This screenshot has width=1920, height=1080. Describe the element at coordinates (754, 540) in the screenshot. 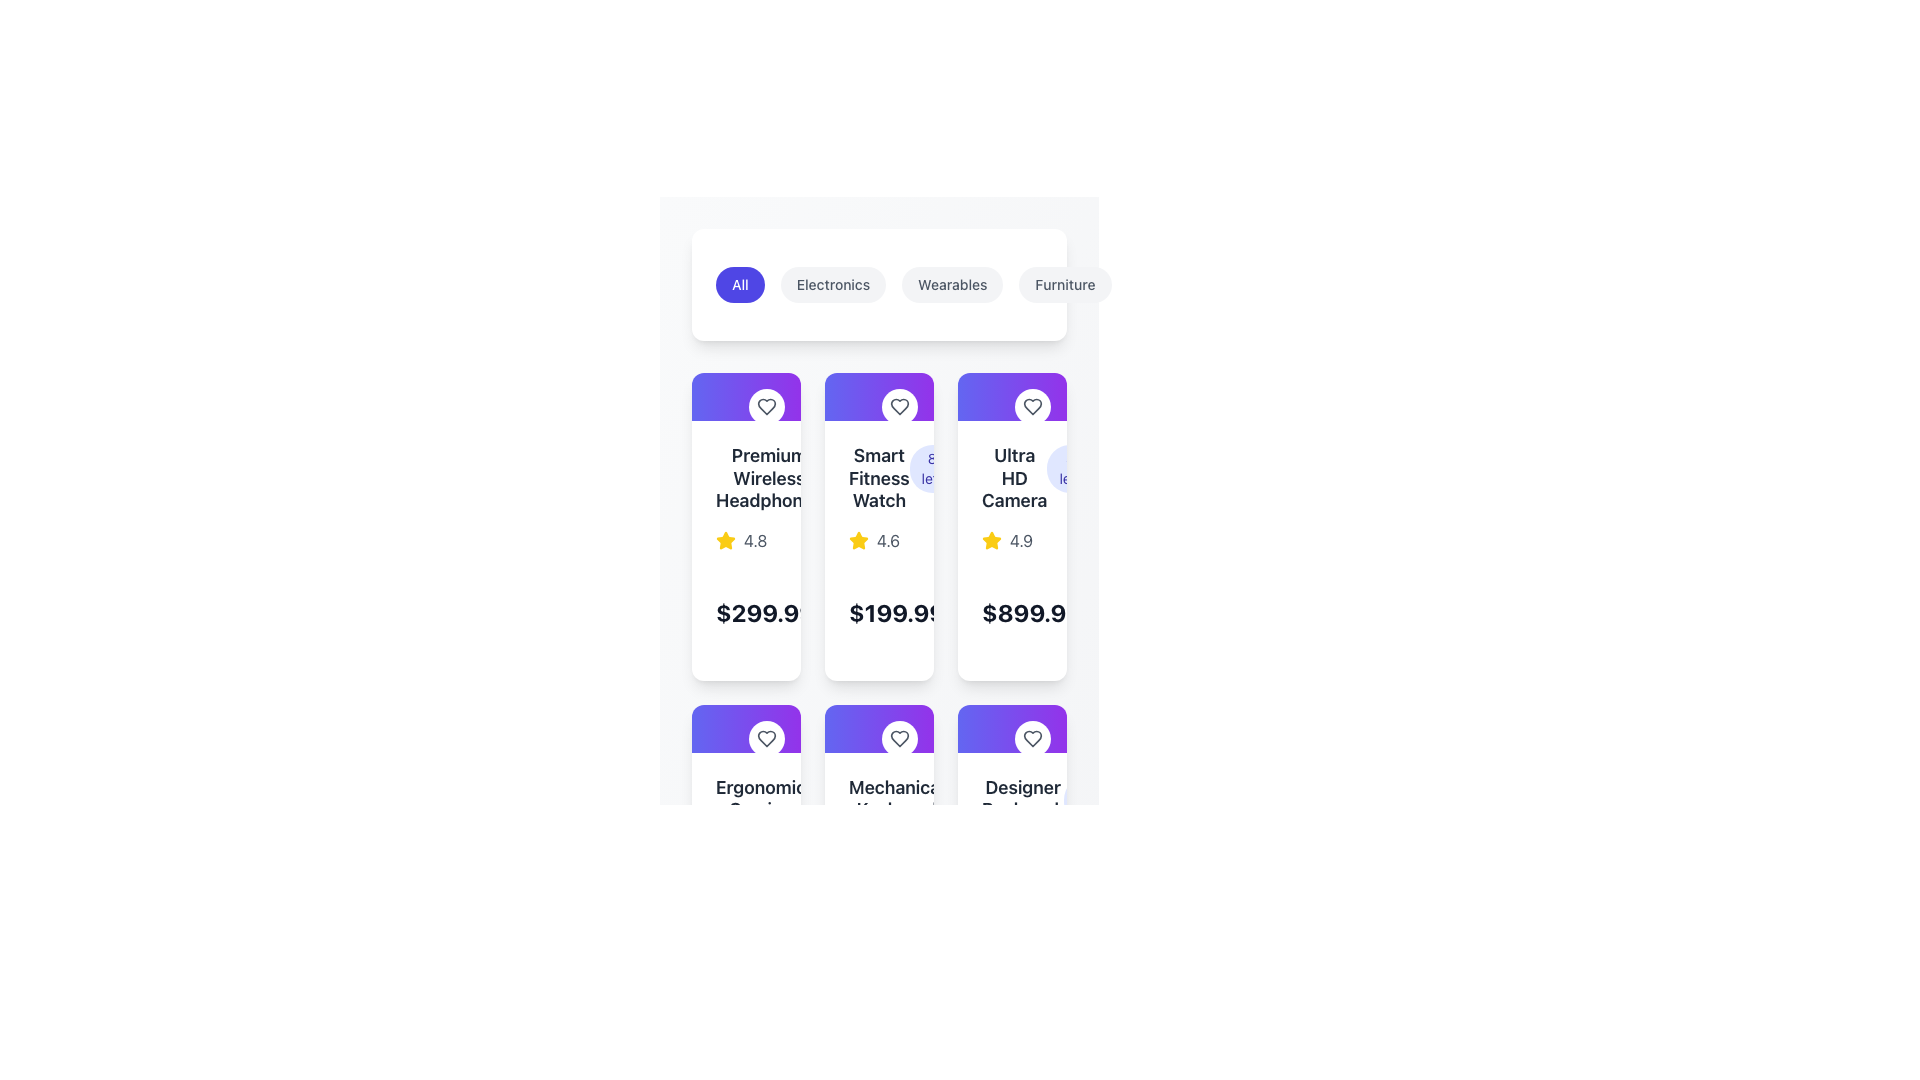

I see `the text label displaying the rating '4.8' located to the right of a yellow star icon in the product card layout` at that location.